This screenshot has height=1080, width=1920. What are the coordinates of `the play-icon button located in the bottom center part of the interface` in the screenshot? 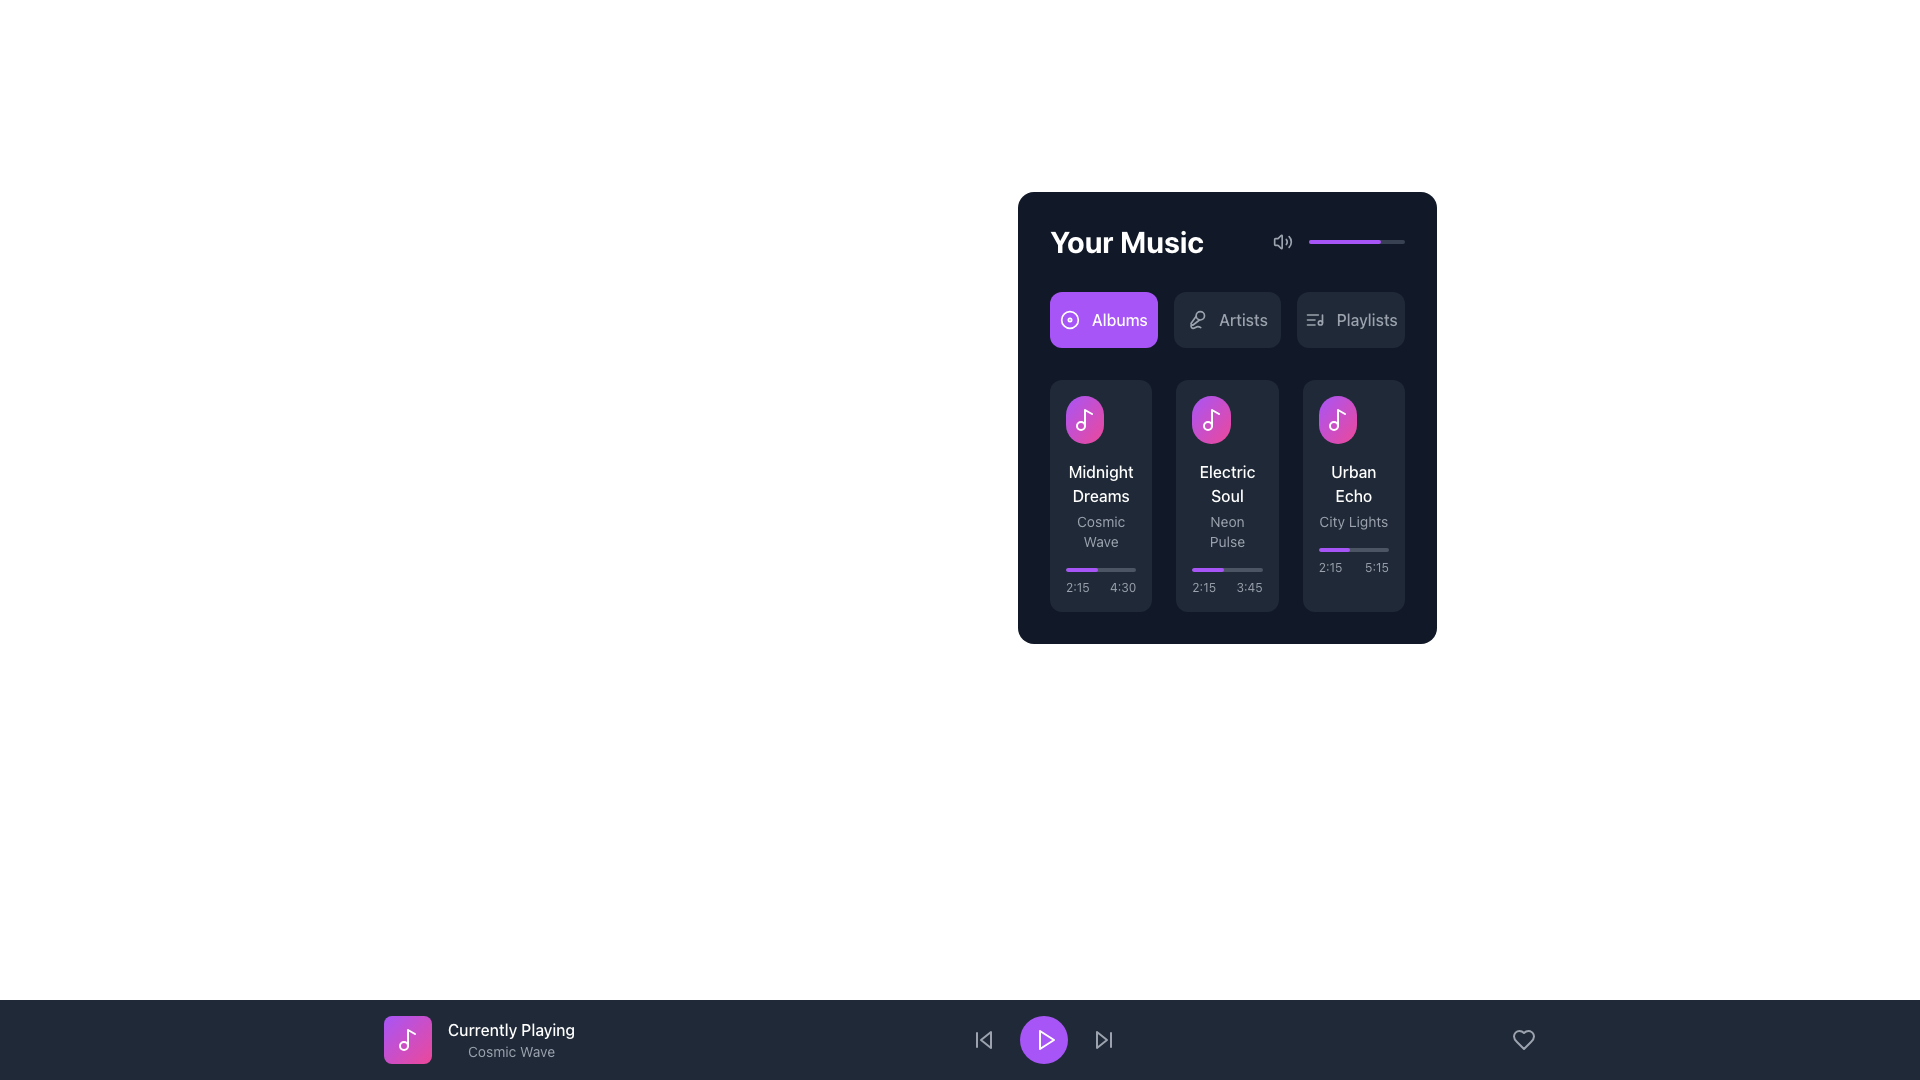 It's located at (1044, 1039).